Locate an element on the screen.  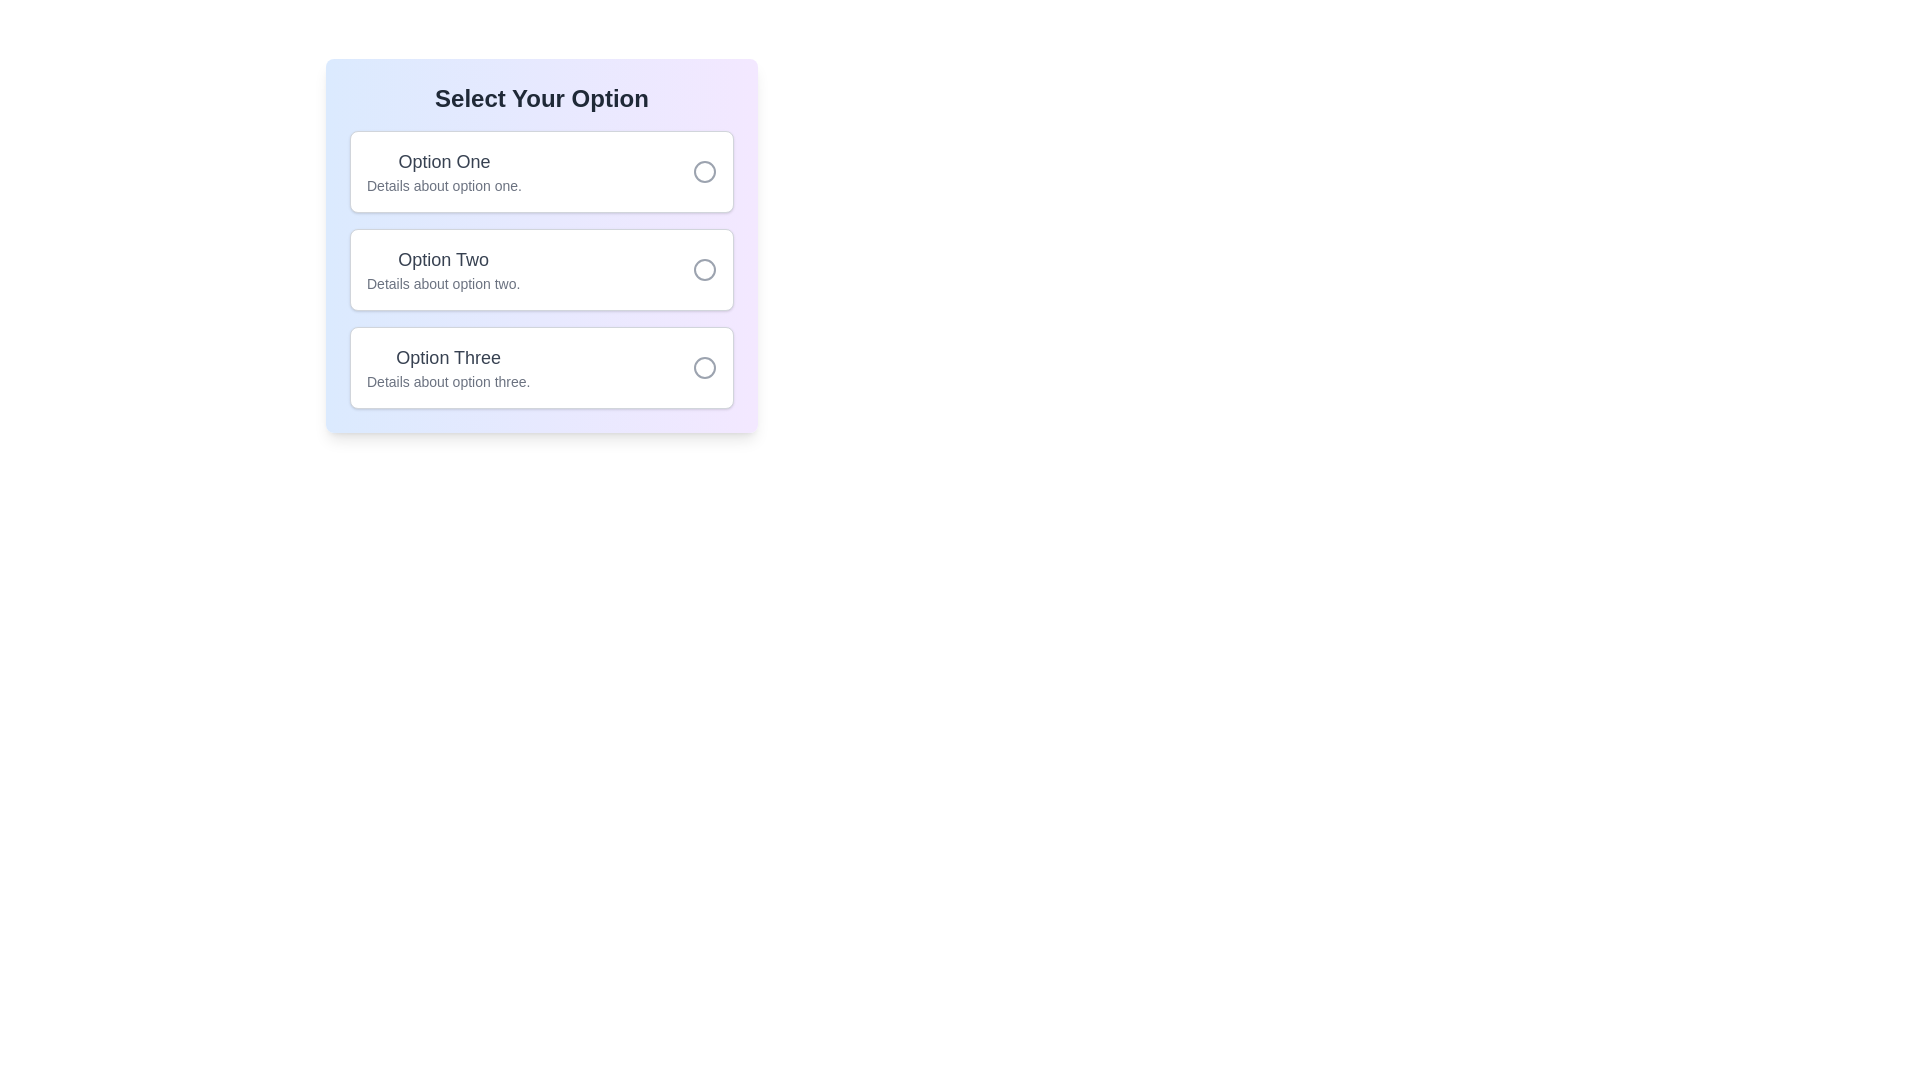
the option 3 by clicking on it is located at coordinates (542, 367).